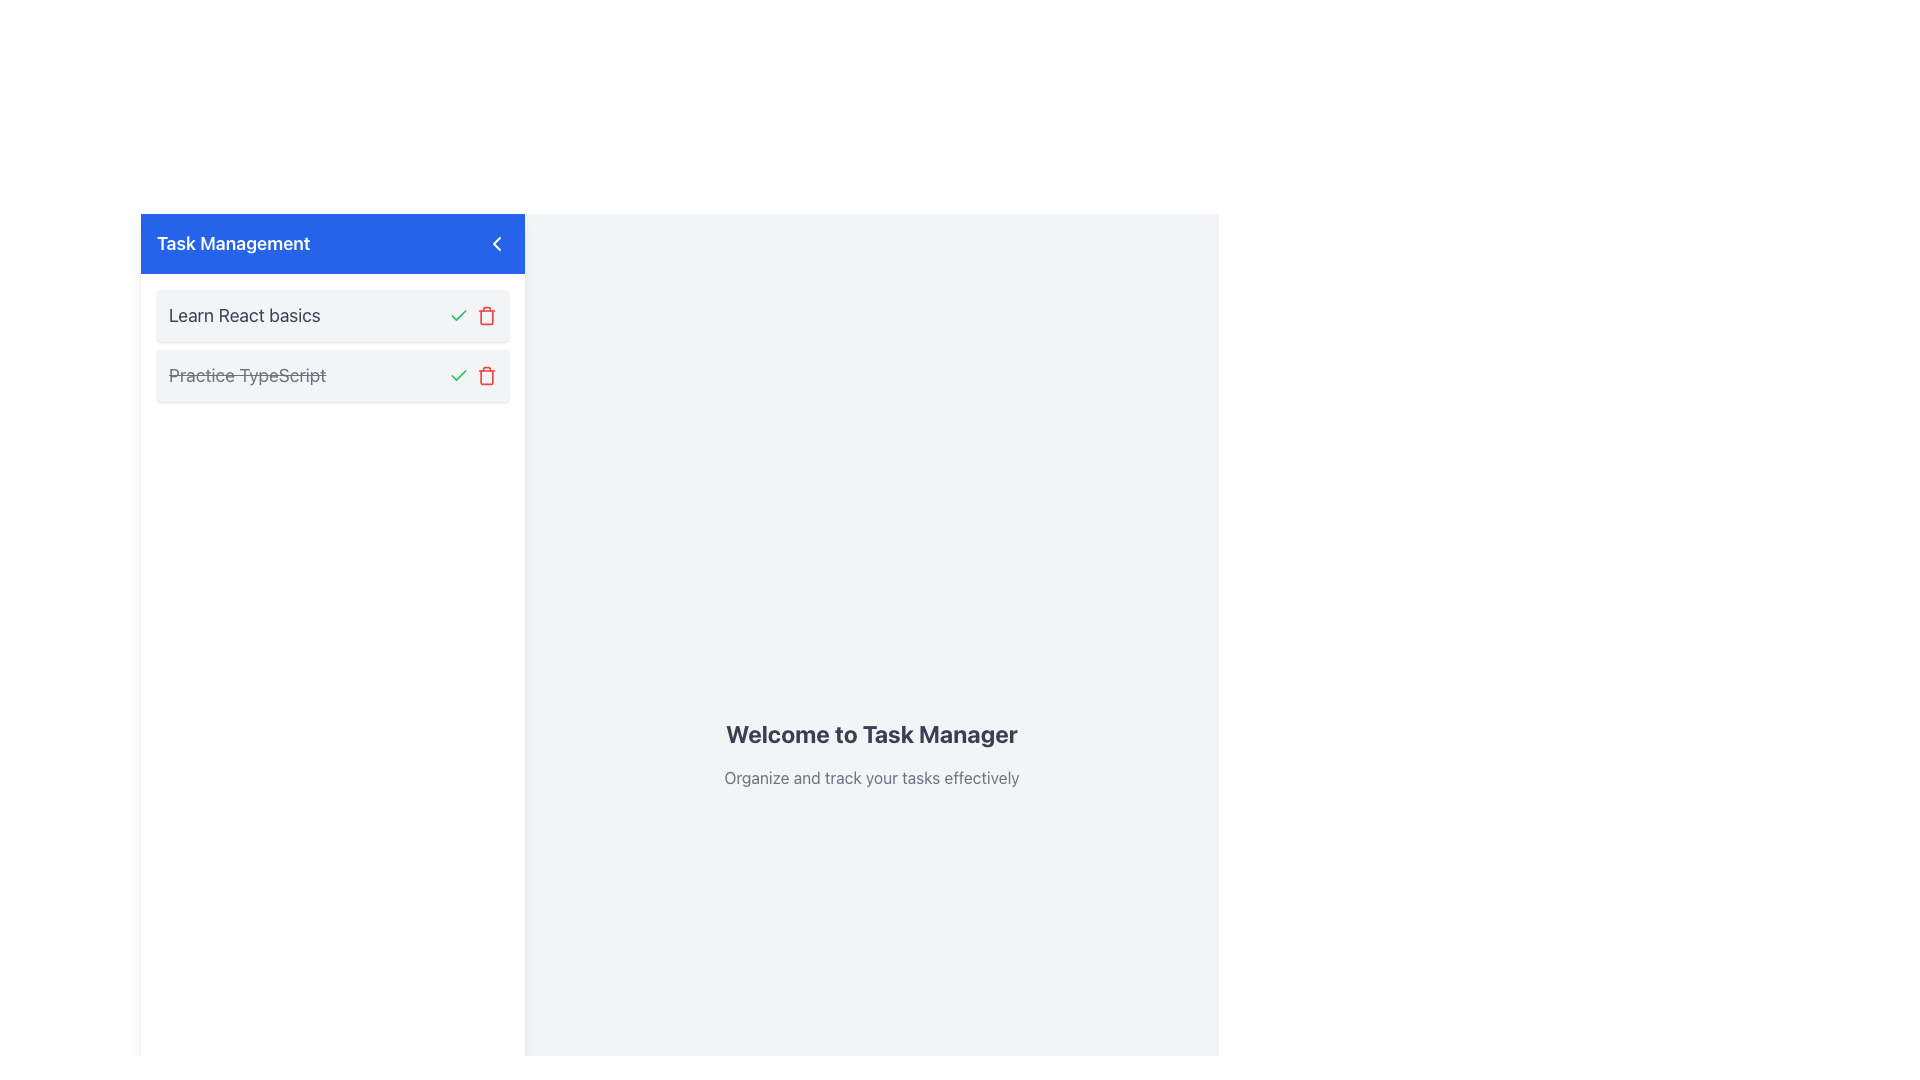  What do you see at coordinates (458, 375) in the screenshot?
I see `the toggle button located to the right of the 'Practice TypeScript' task text in the second task row of the 'Task Management' section` at bounding box center [458, 375].